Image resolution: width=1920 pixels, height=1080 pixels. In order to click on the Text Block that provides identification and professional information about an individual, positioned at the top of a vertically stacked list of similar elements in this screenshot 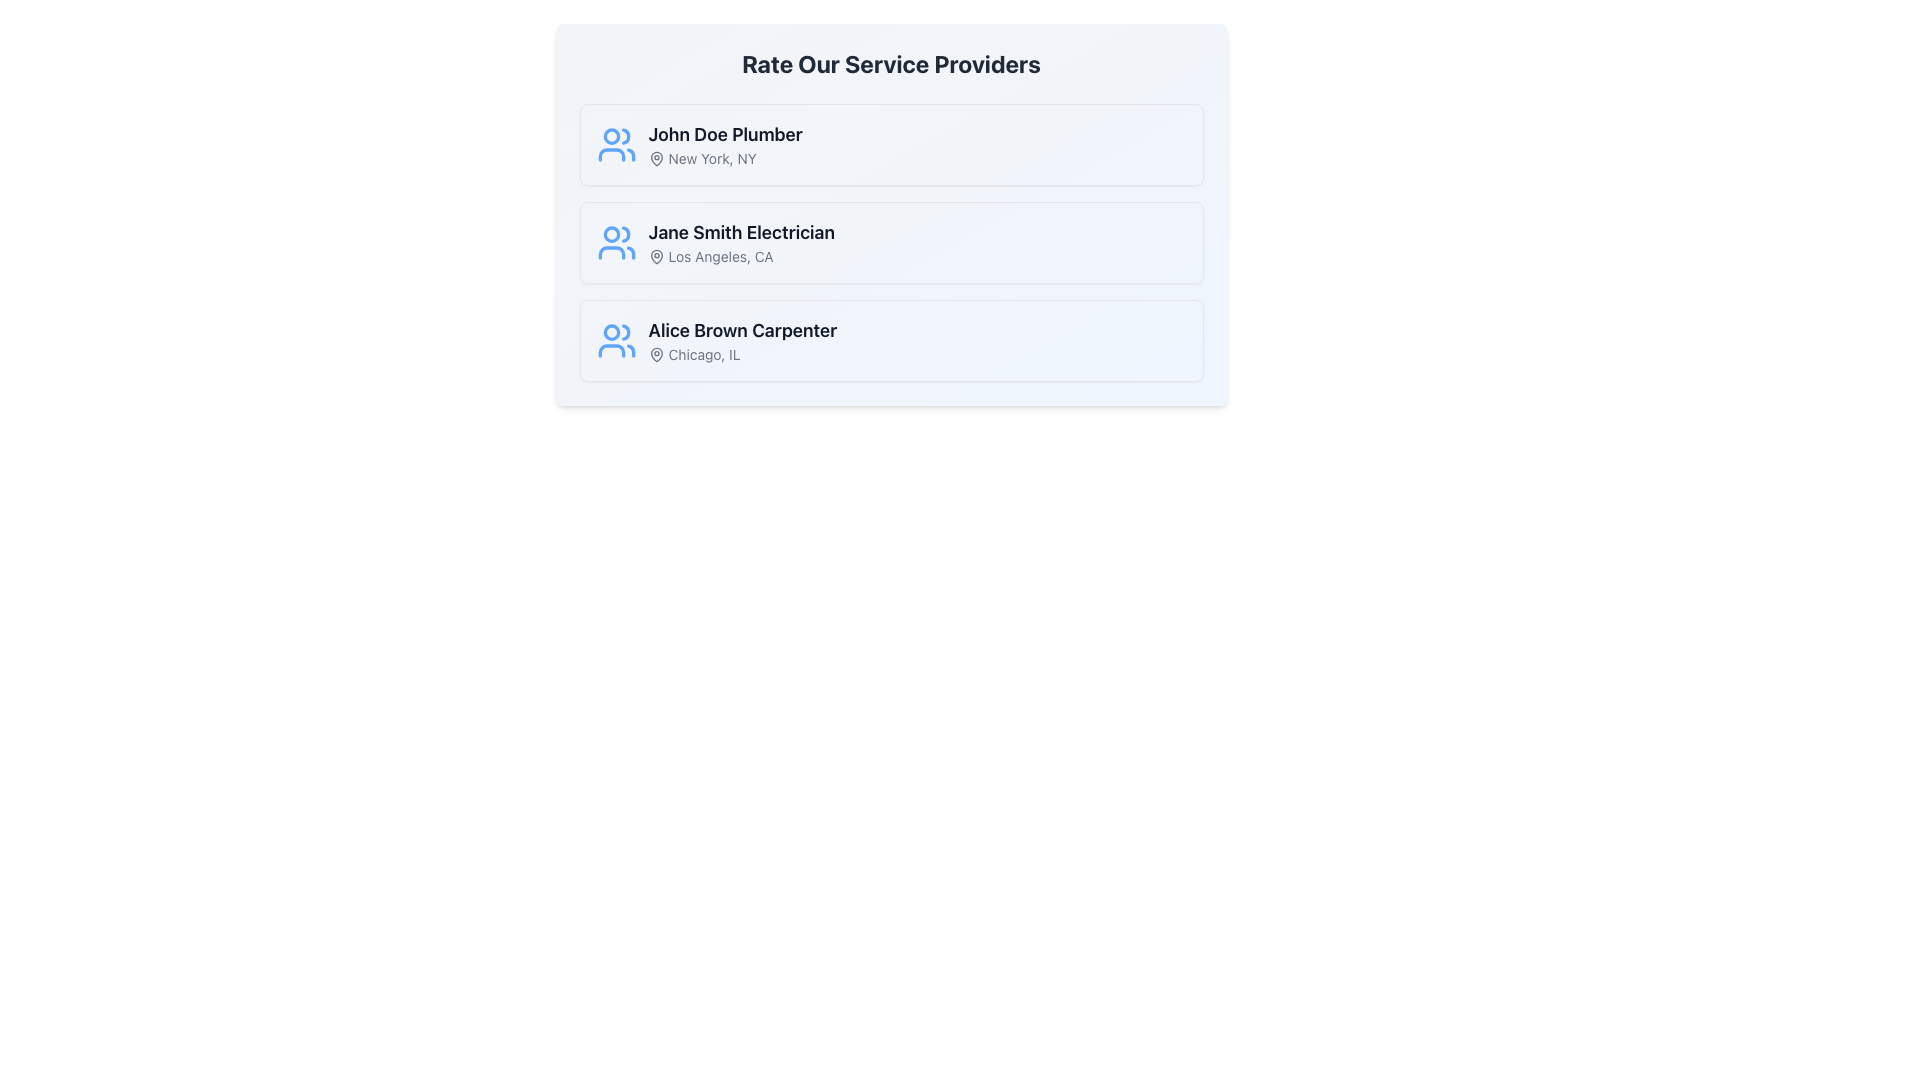, I will do `click(724, 144)`.